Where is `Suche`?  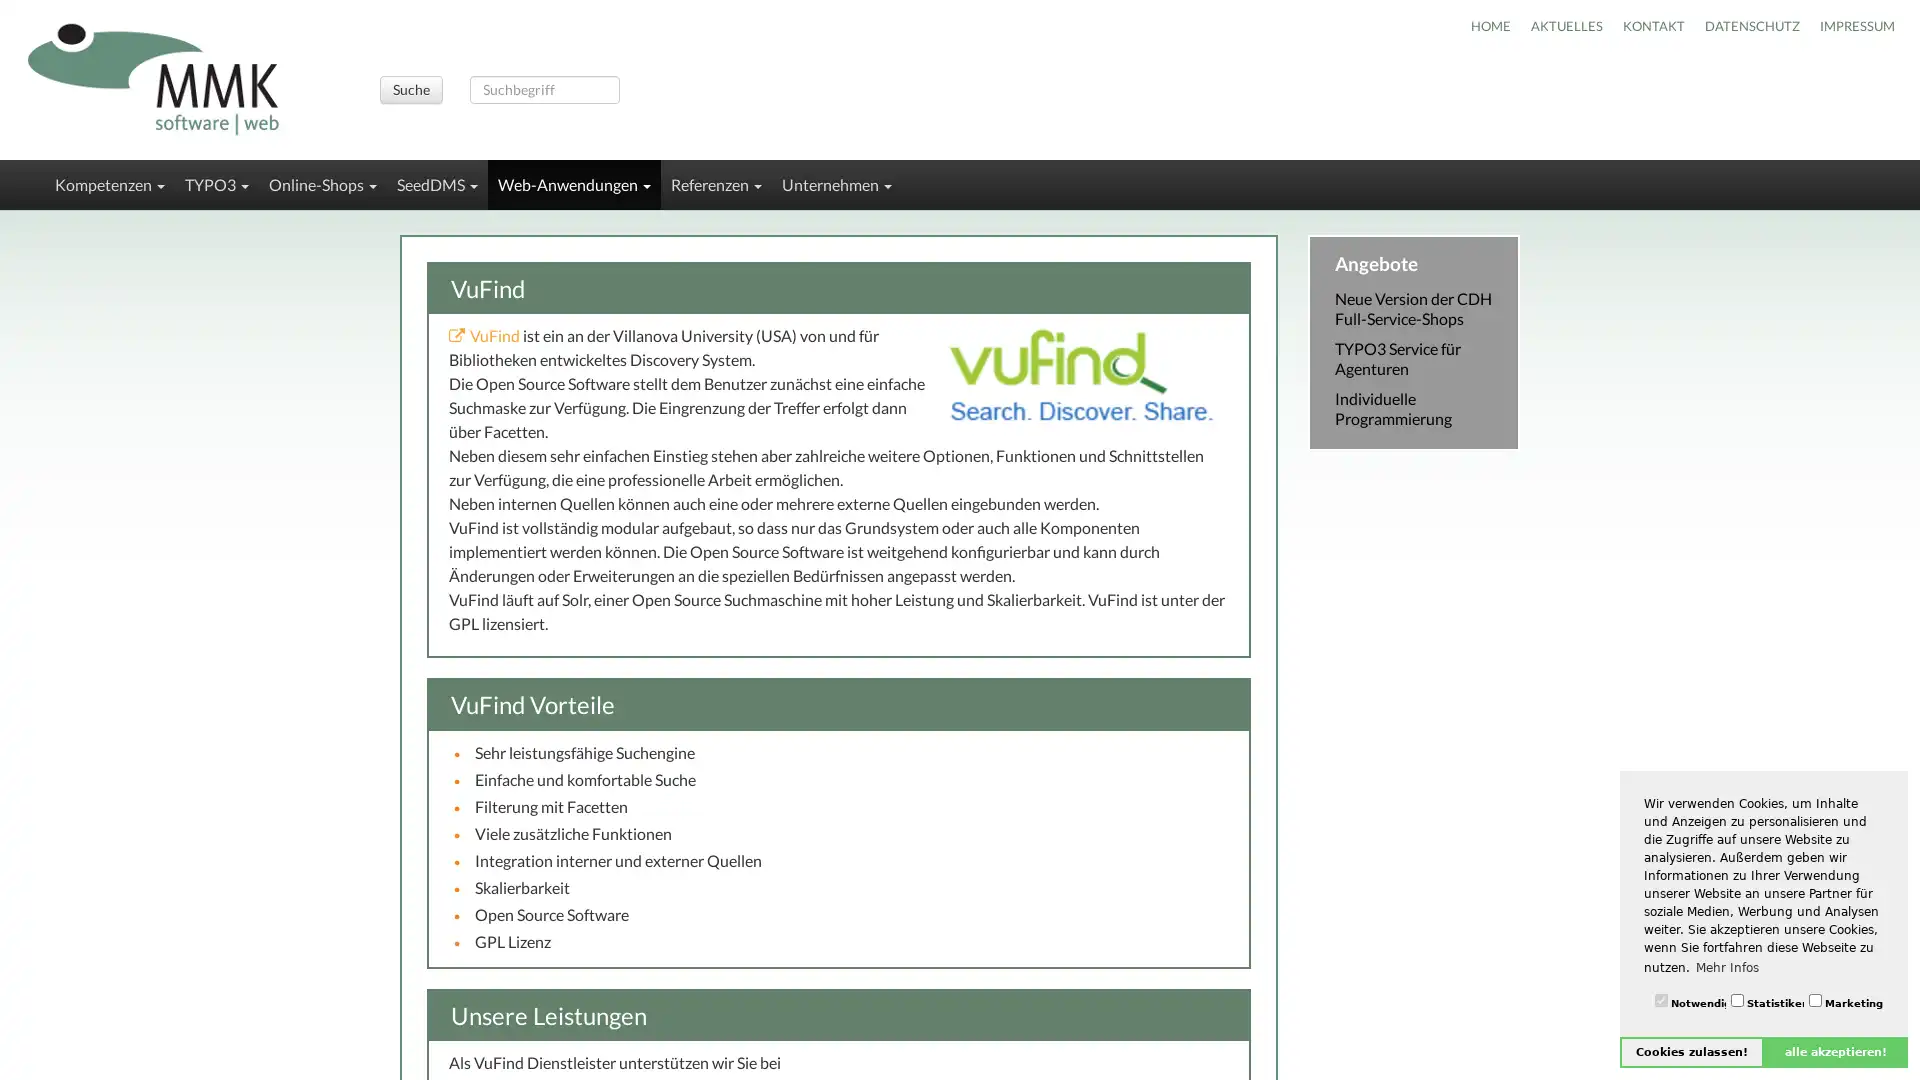
Suche is located at coordinates (409, 88).